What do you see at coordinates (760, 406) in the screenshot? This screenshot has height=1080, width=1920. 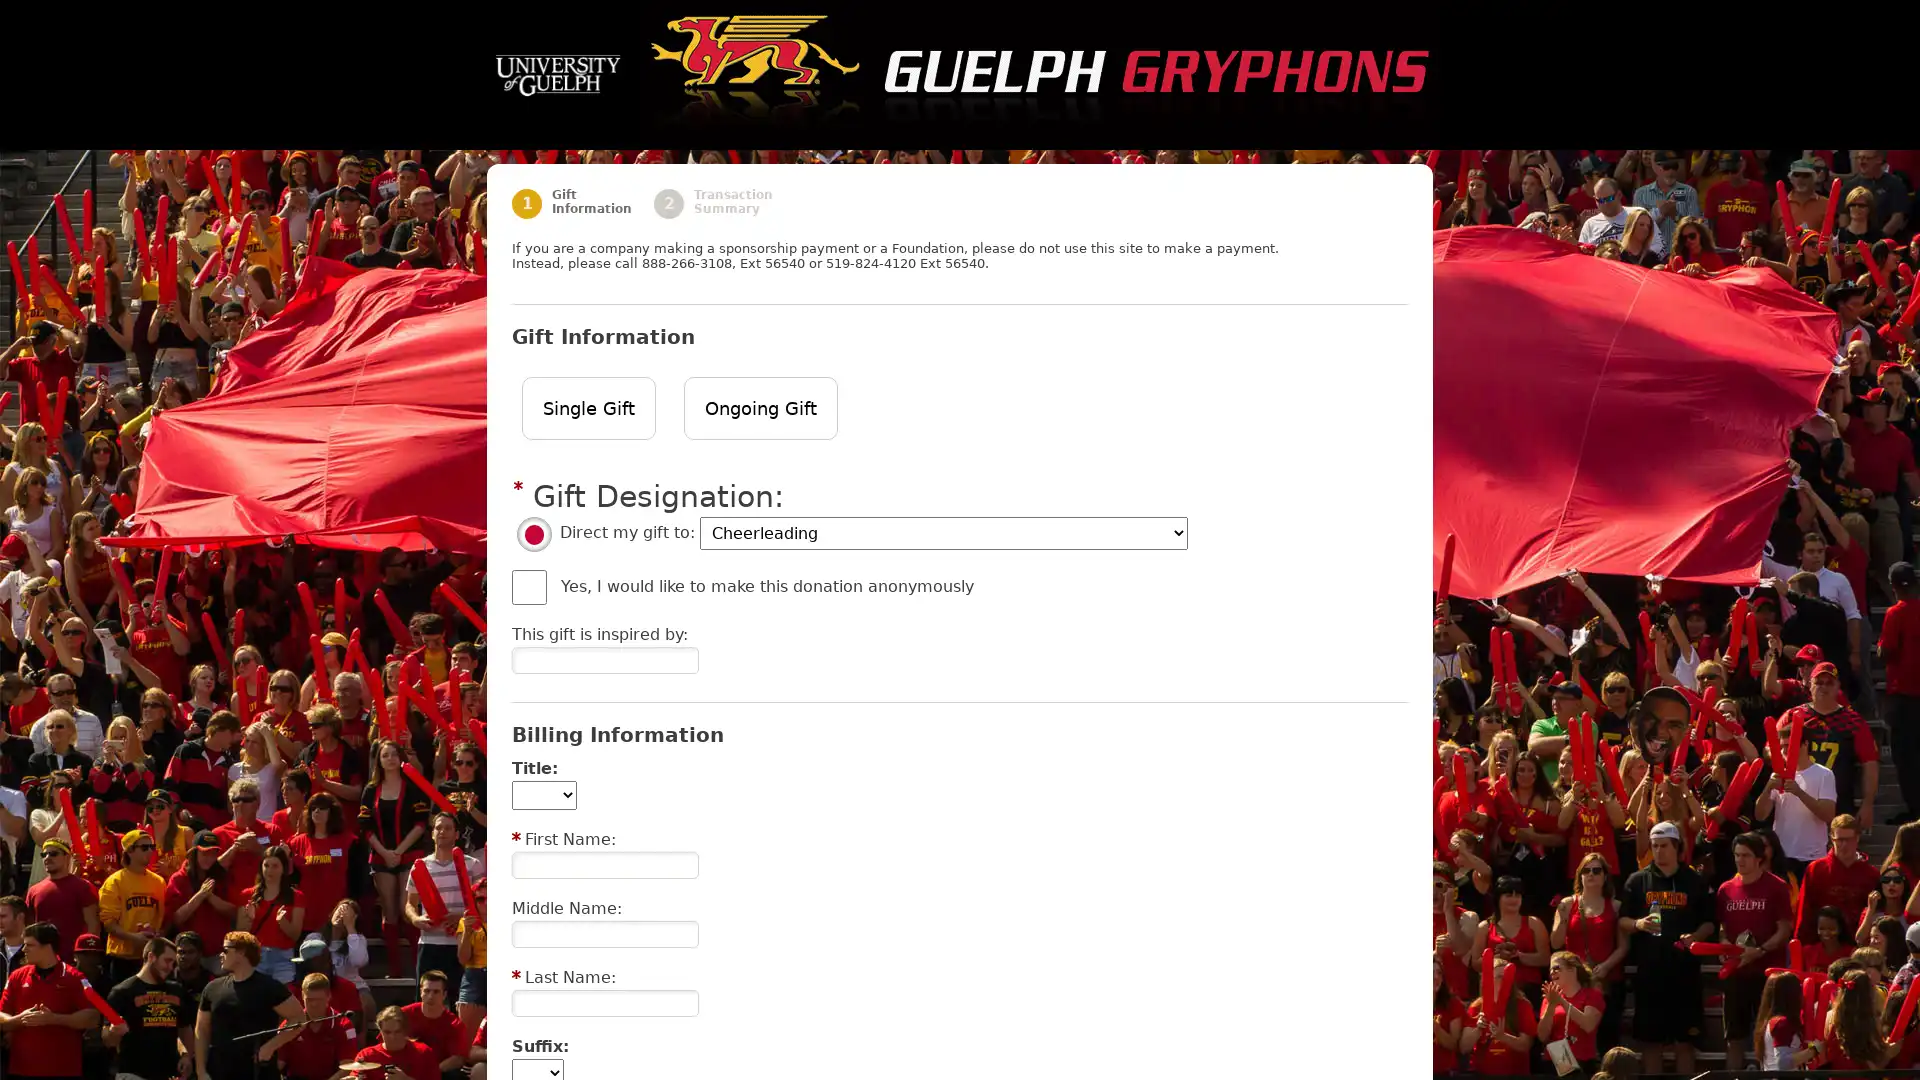 I see `Ongoing Gift` at bounding box center [760, 406].